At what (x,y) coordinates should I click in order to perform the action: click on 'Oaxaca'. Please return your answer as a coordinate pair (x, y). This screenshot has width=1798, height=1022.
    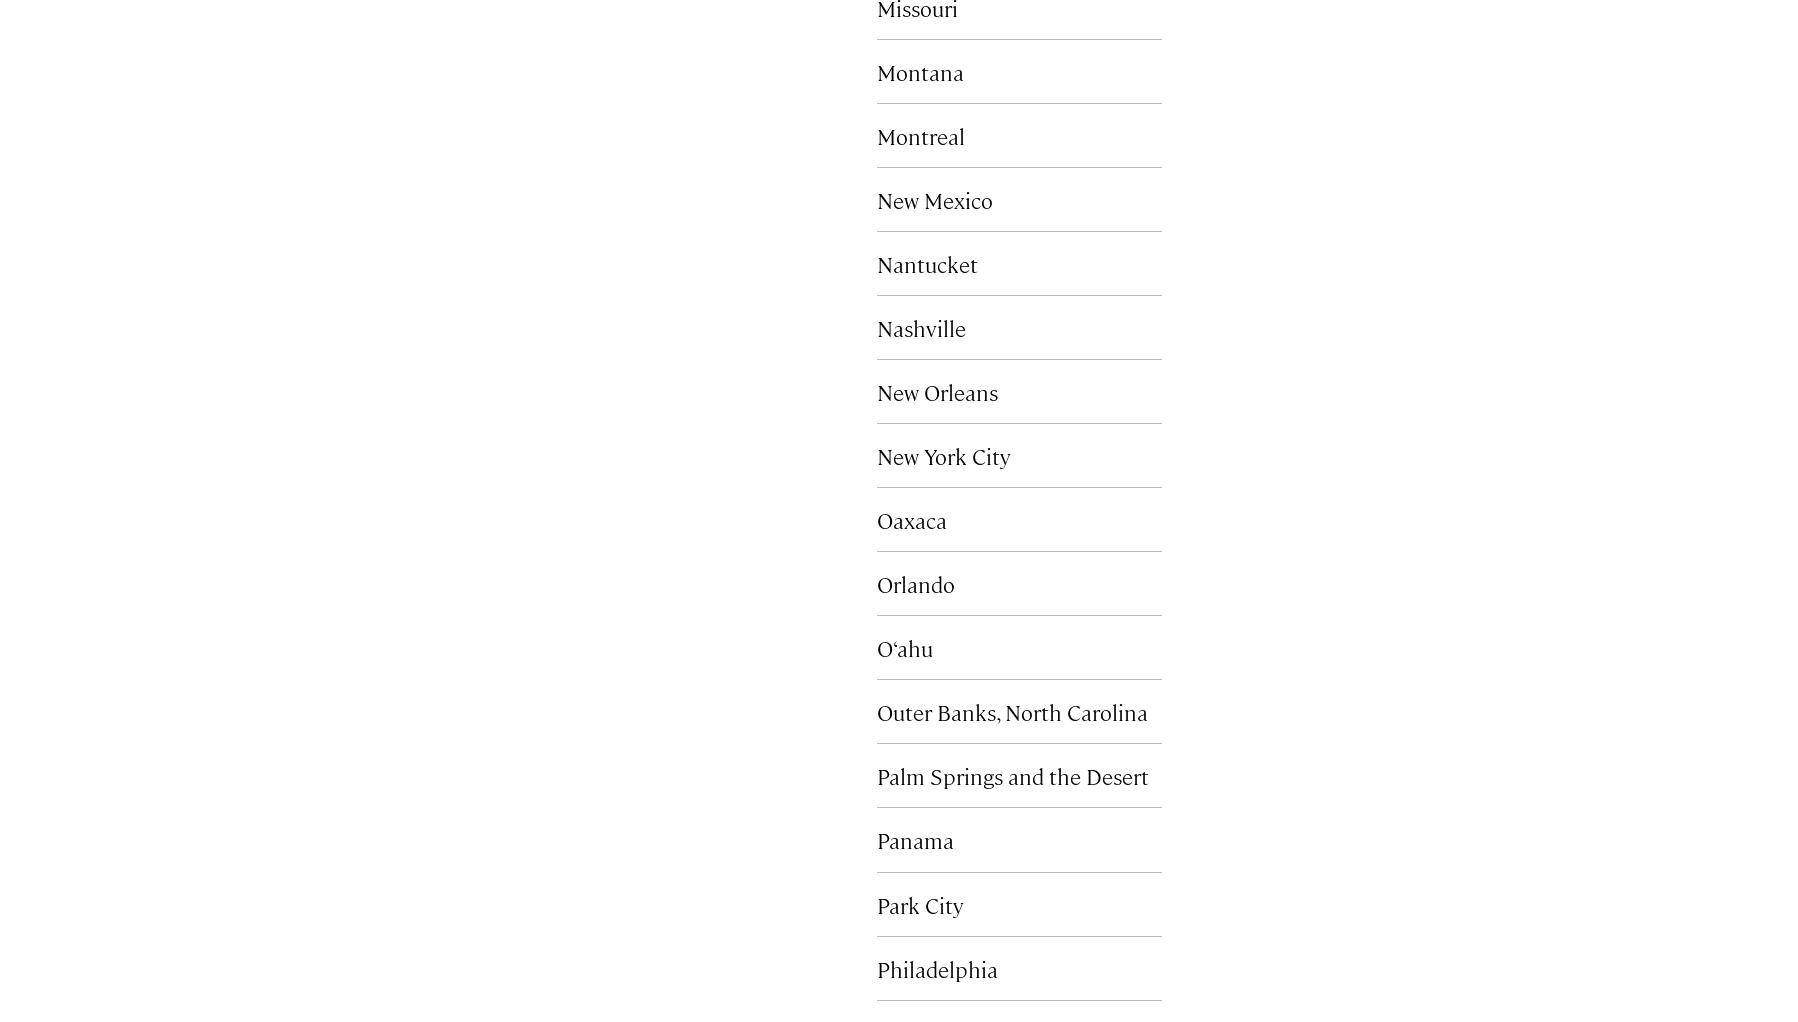
    Looking at the image, I should click on (910, 518).